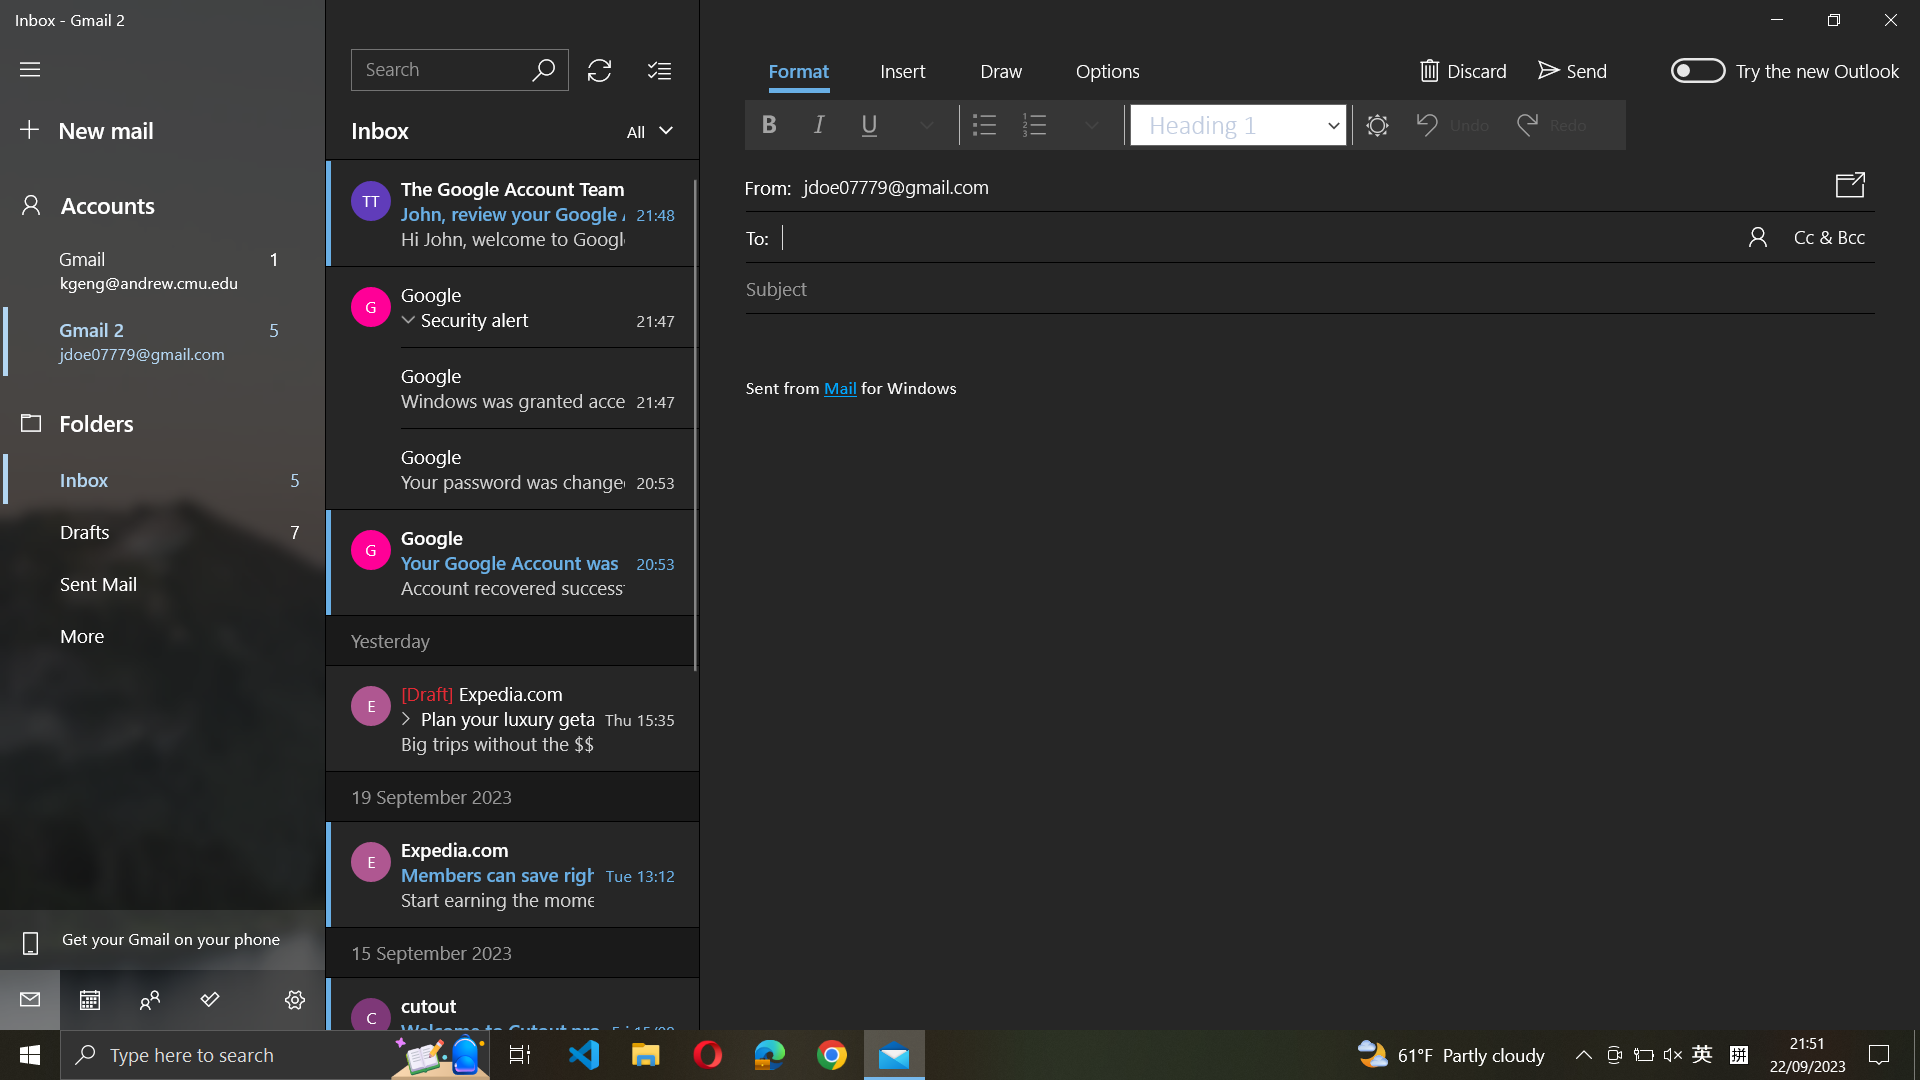 The image size is (1920, 1080). Describe the element at coordinates (901, 72) in the screenshot. I see `Insert to the mail` at that location.